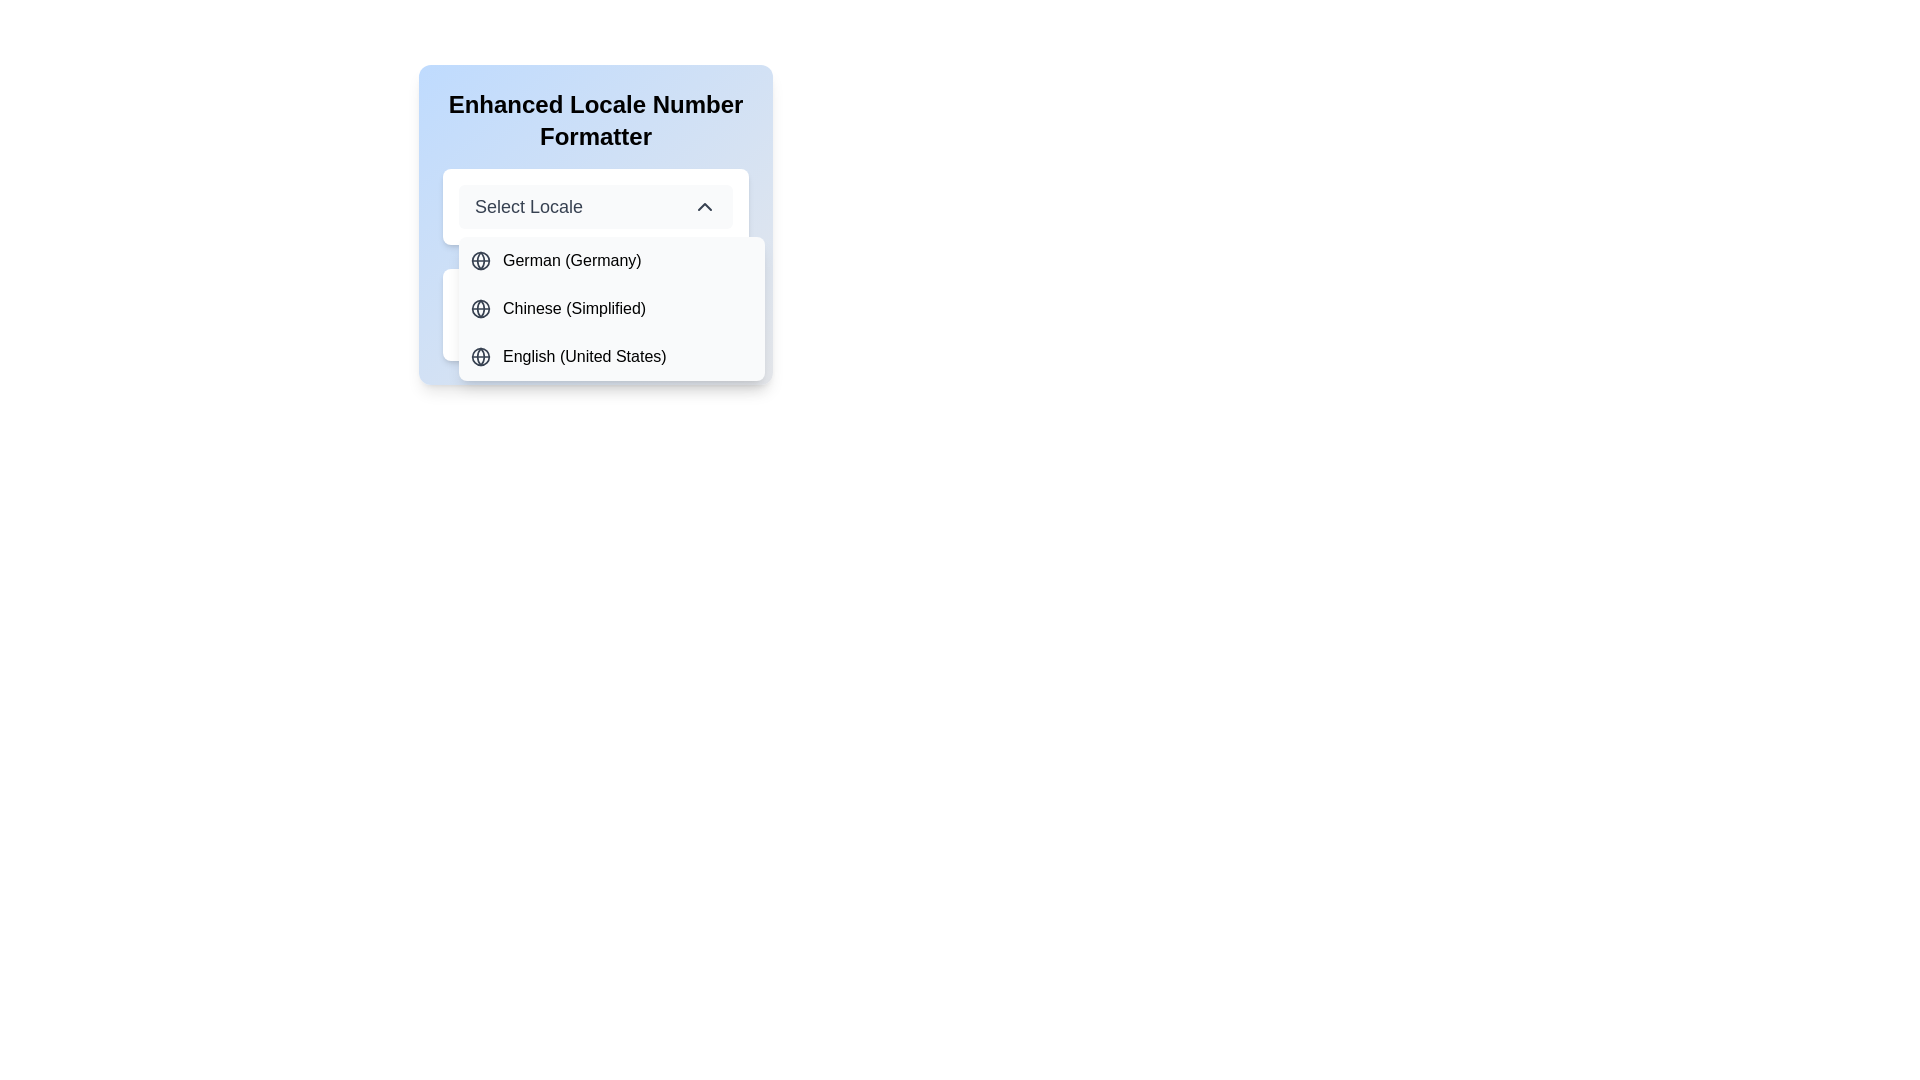 The image size is (1920, 1080). I want to click on the list item displaying the text 'German (Germany)', so click(571, 260).